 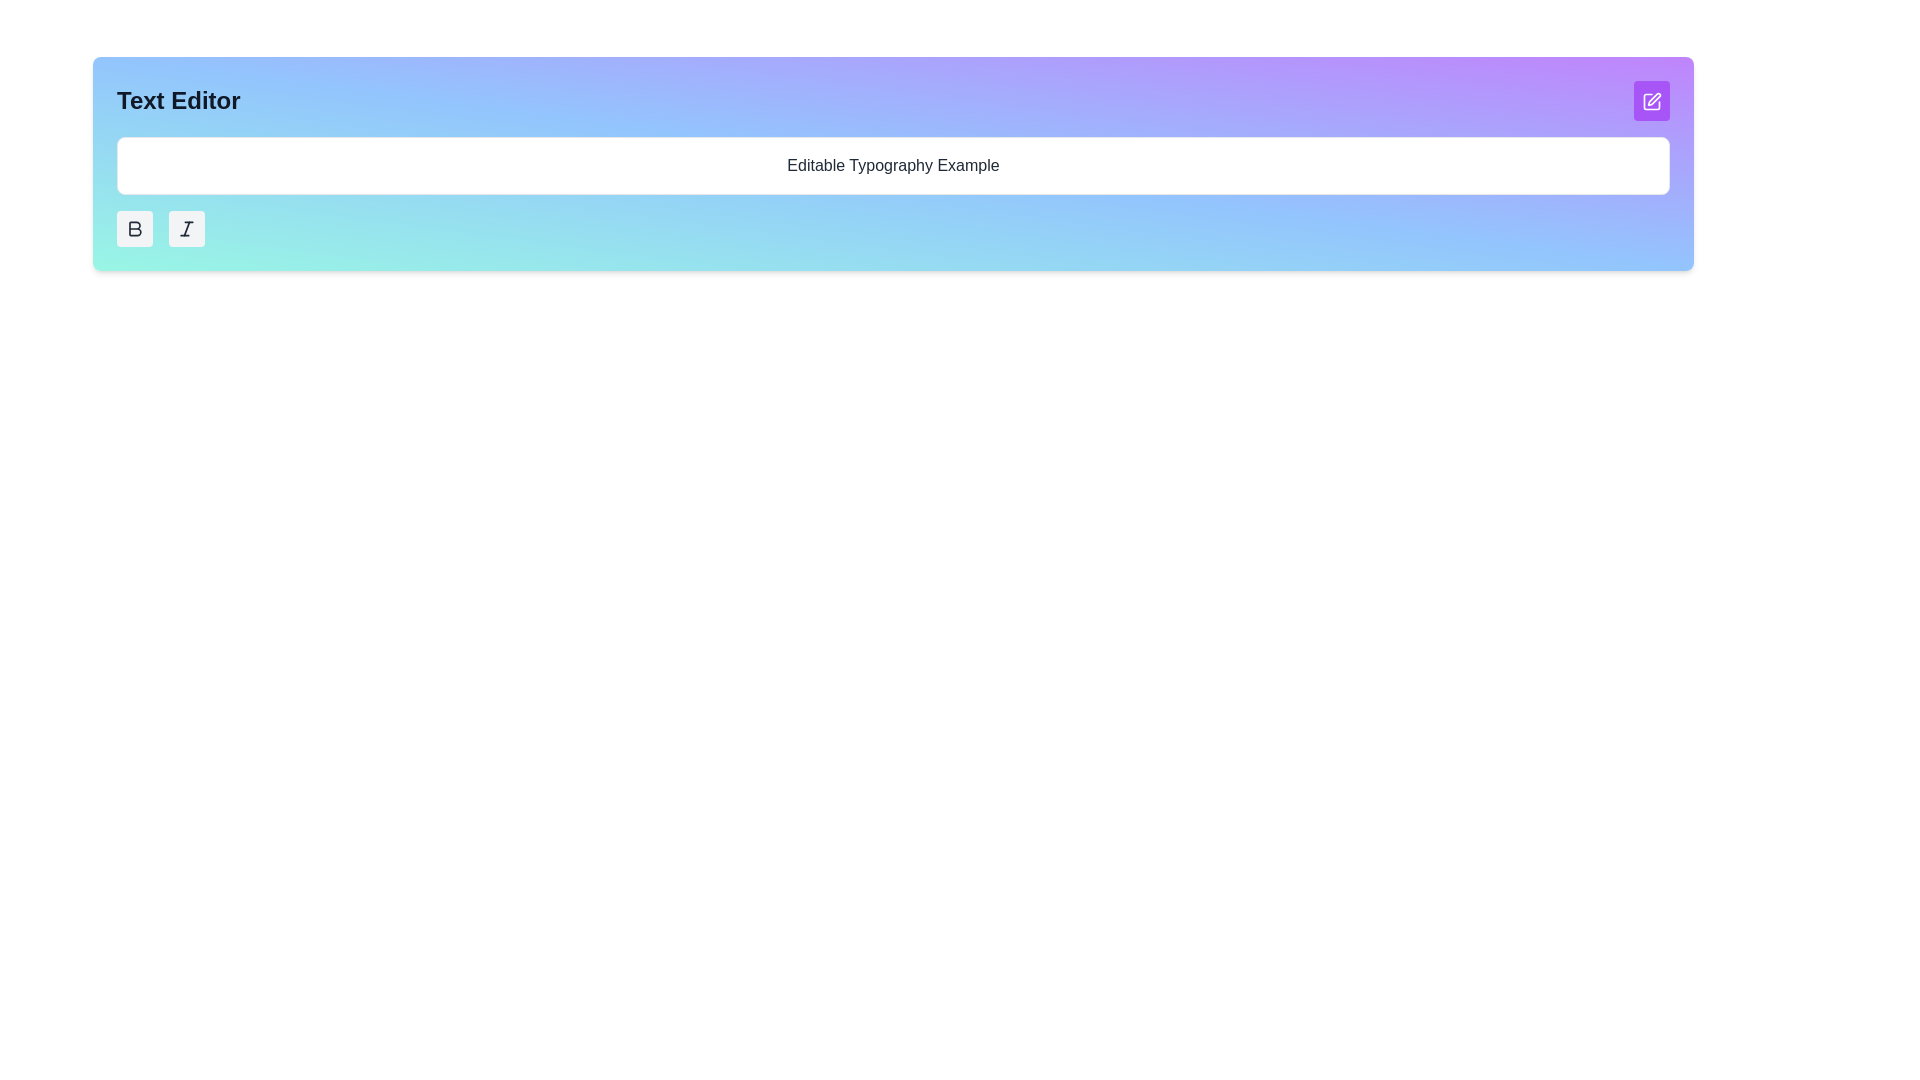 What do you see at coordinates (187, 227) in the screenshot?
I see `the italic formatting button located` at bounding box center [187, 227].